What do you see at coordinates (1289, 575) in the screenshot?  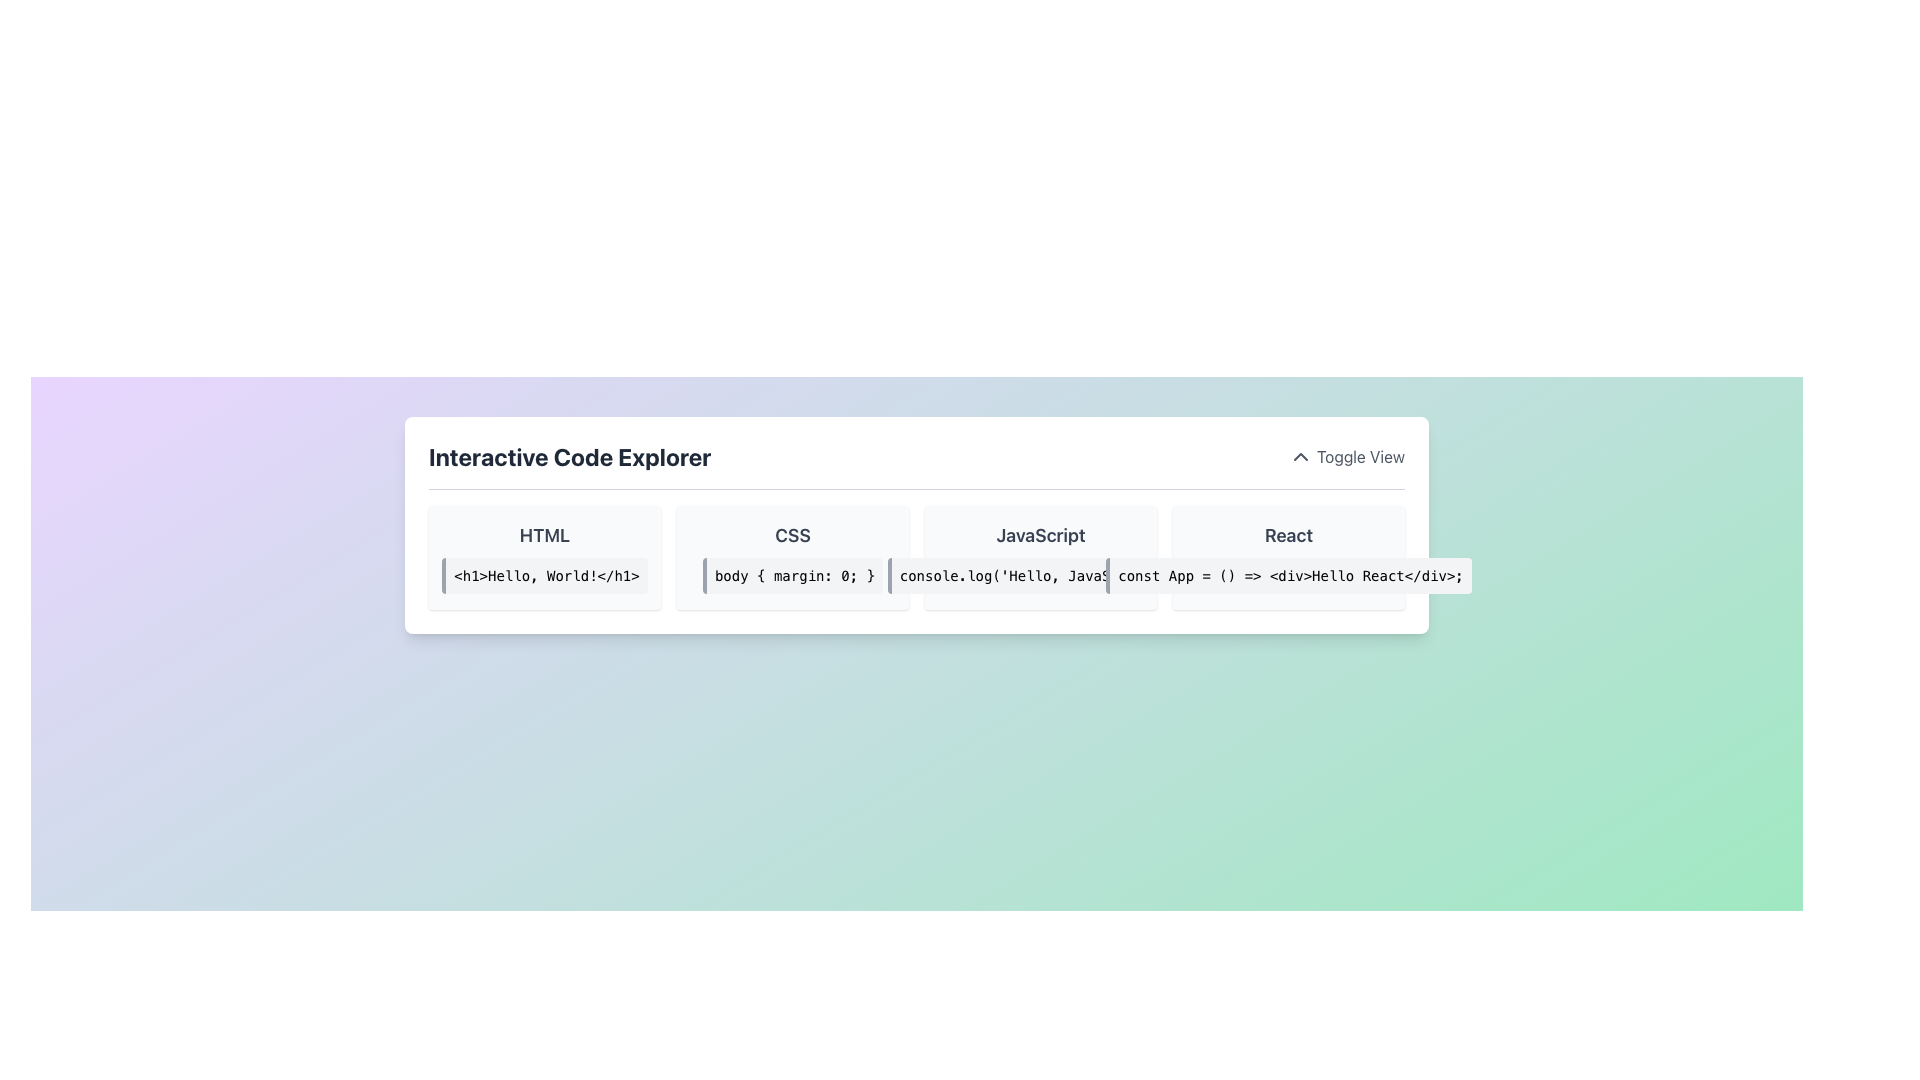 I see `the text displayed in the second Text Display element under the 'React' header in the code editor interface` at bounding box center [1289, 575].